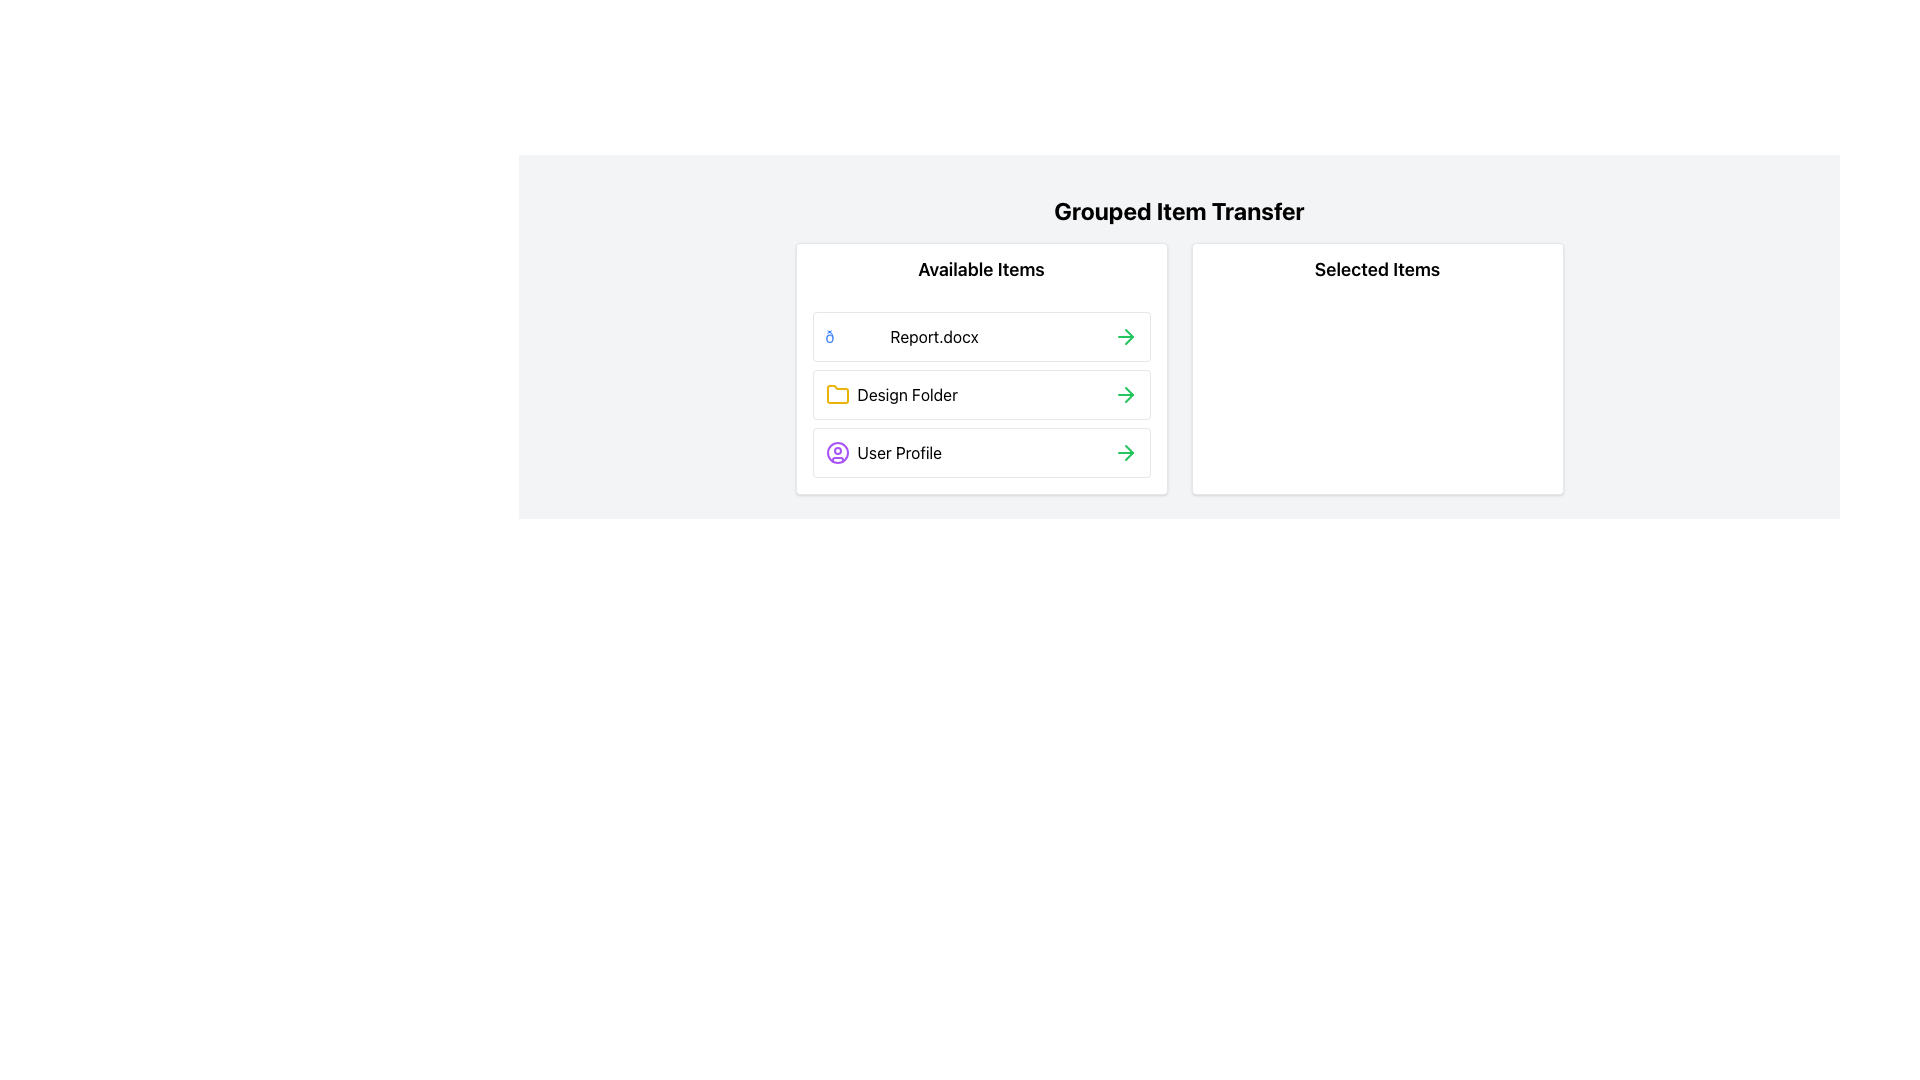 This screenshot has width=1920, height=1080. What do you see at coordinates (1128, 452) in the screenshot?
I see `the green rightward arrow icon in the 'Available Items' column for the 'Design Folder'` at bounding box center [1128, 452].